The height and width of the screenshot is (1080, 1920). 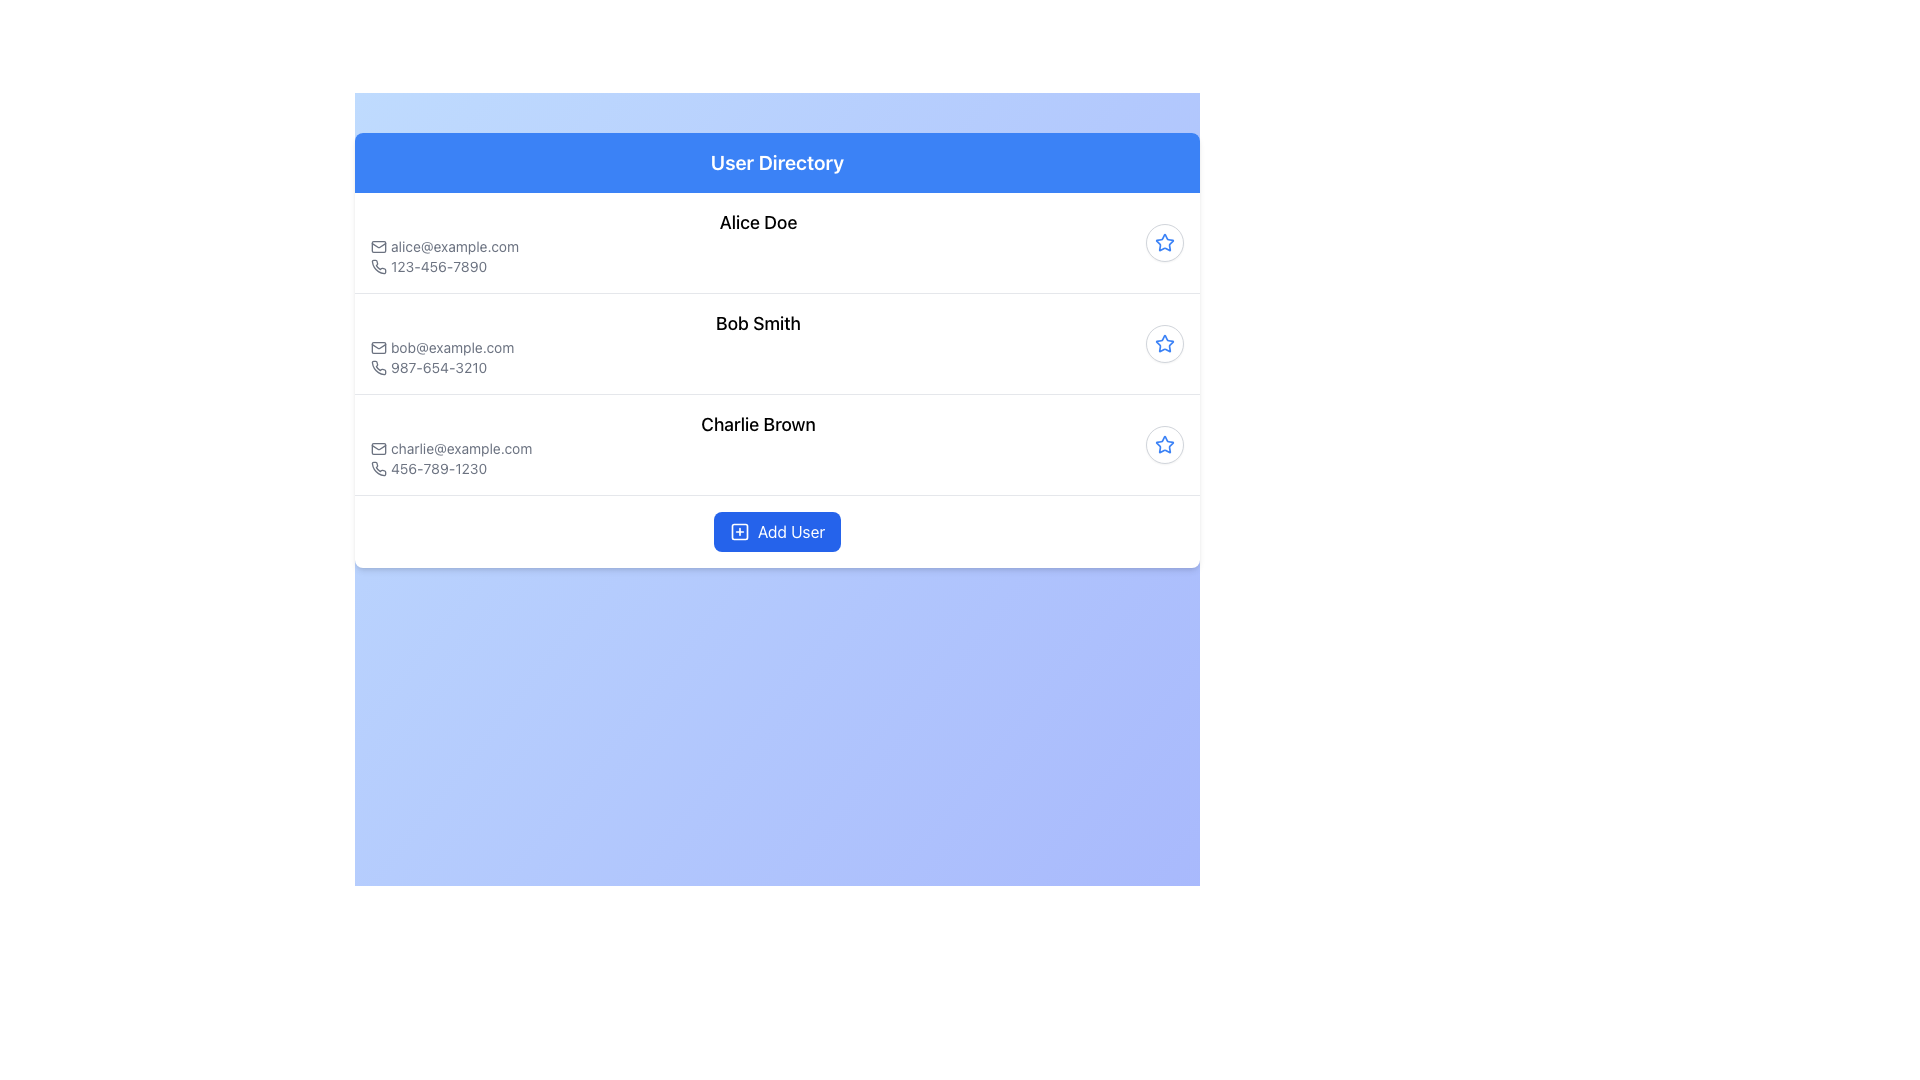 What do you see at coordinates (1165, 443) in the screenshot?
I see `the circular button with a white background, blue border, and blue star icon` at bounding box center [1165, 443].